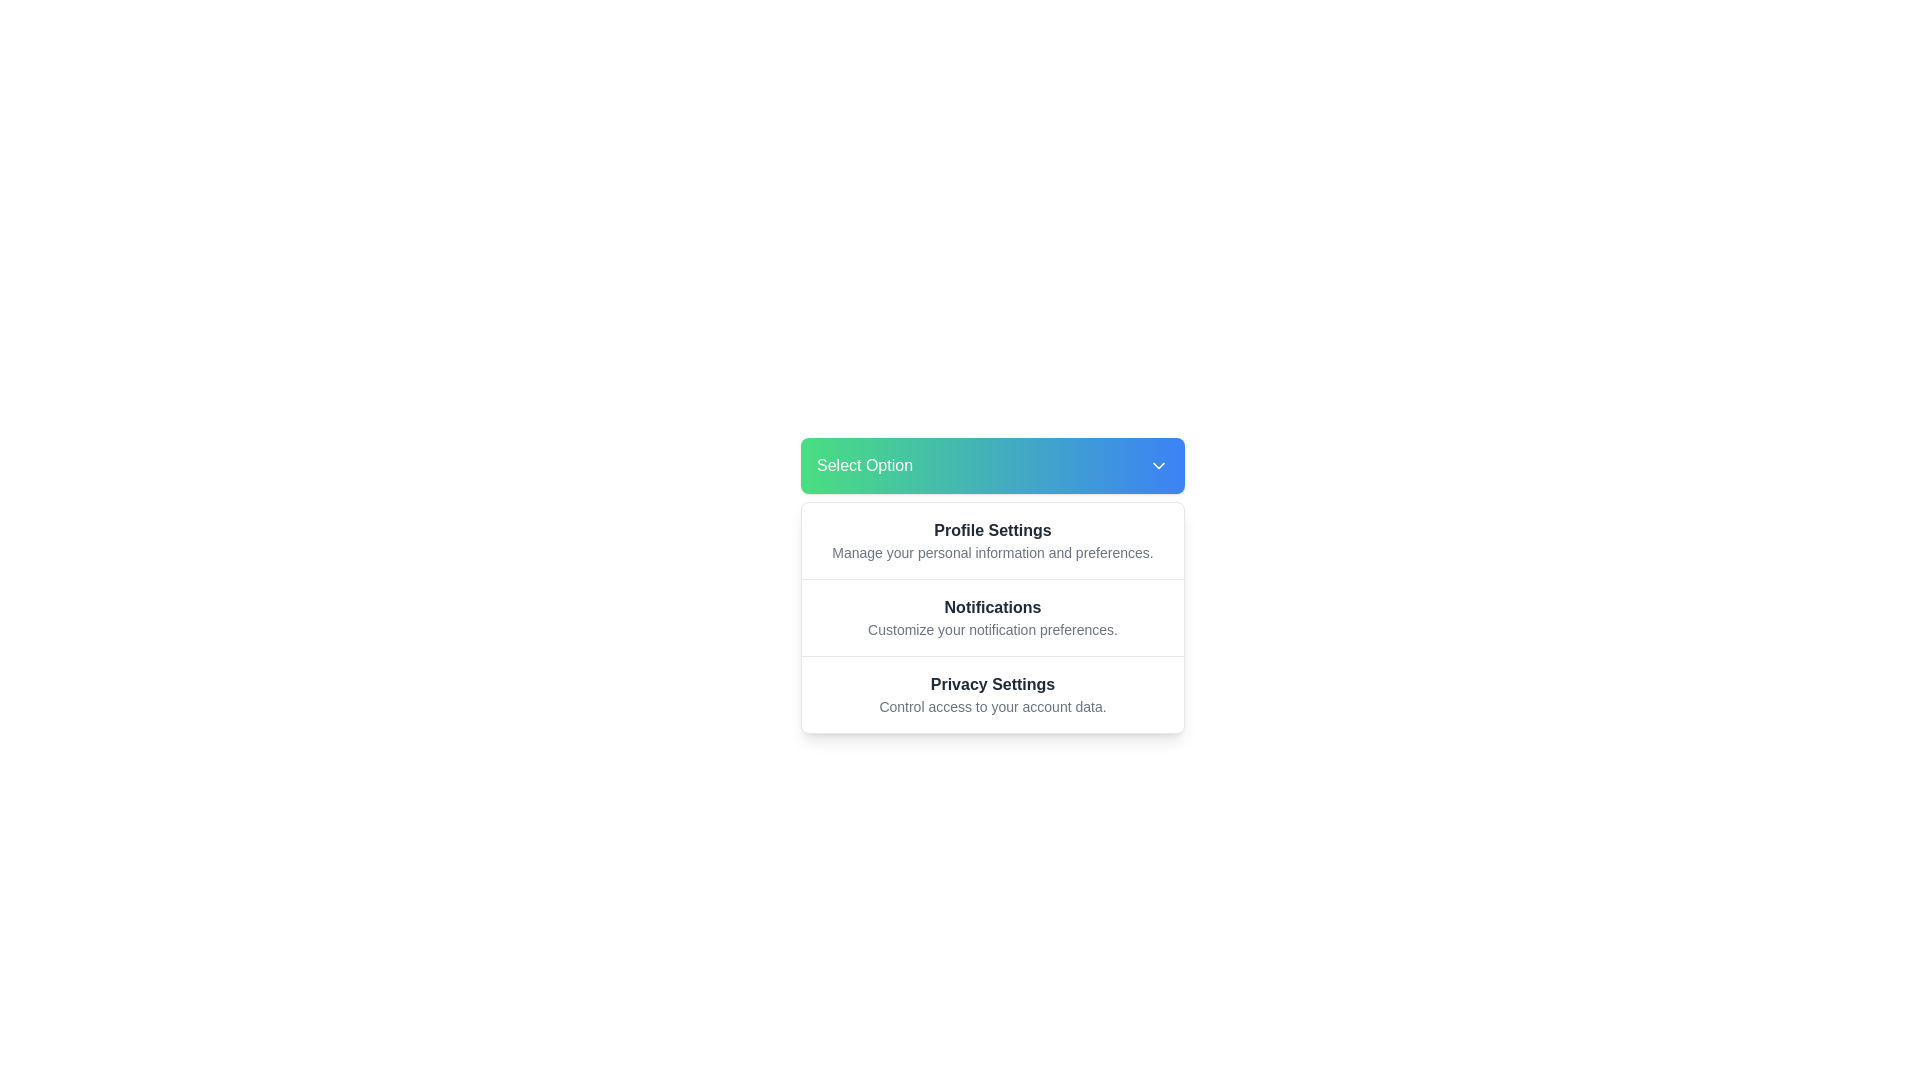 The width and height of the screenshot is (1920, 1080). I want to click on the list item titled 'Privacy Settings', so click(993, 693).